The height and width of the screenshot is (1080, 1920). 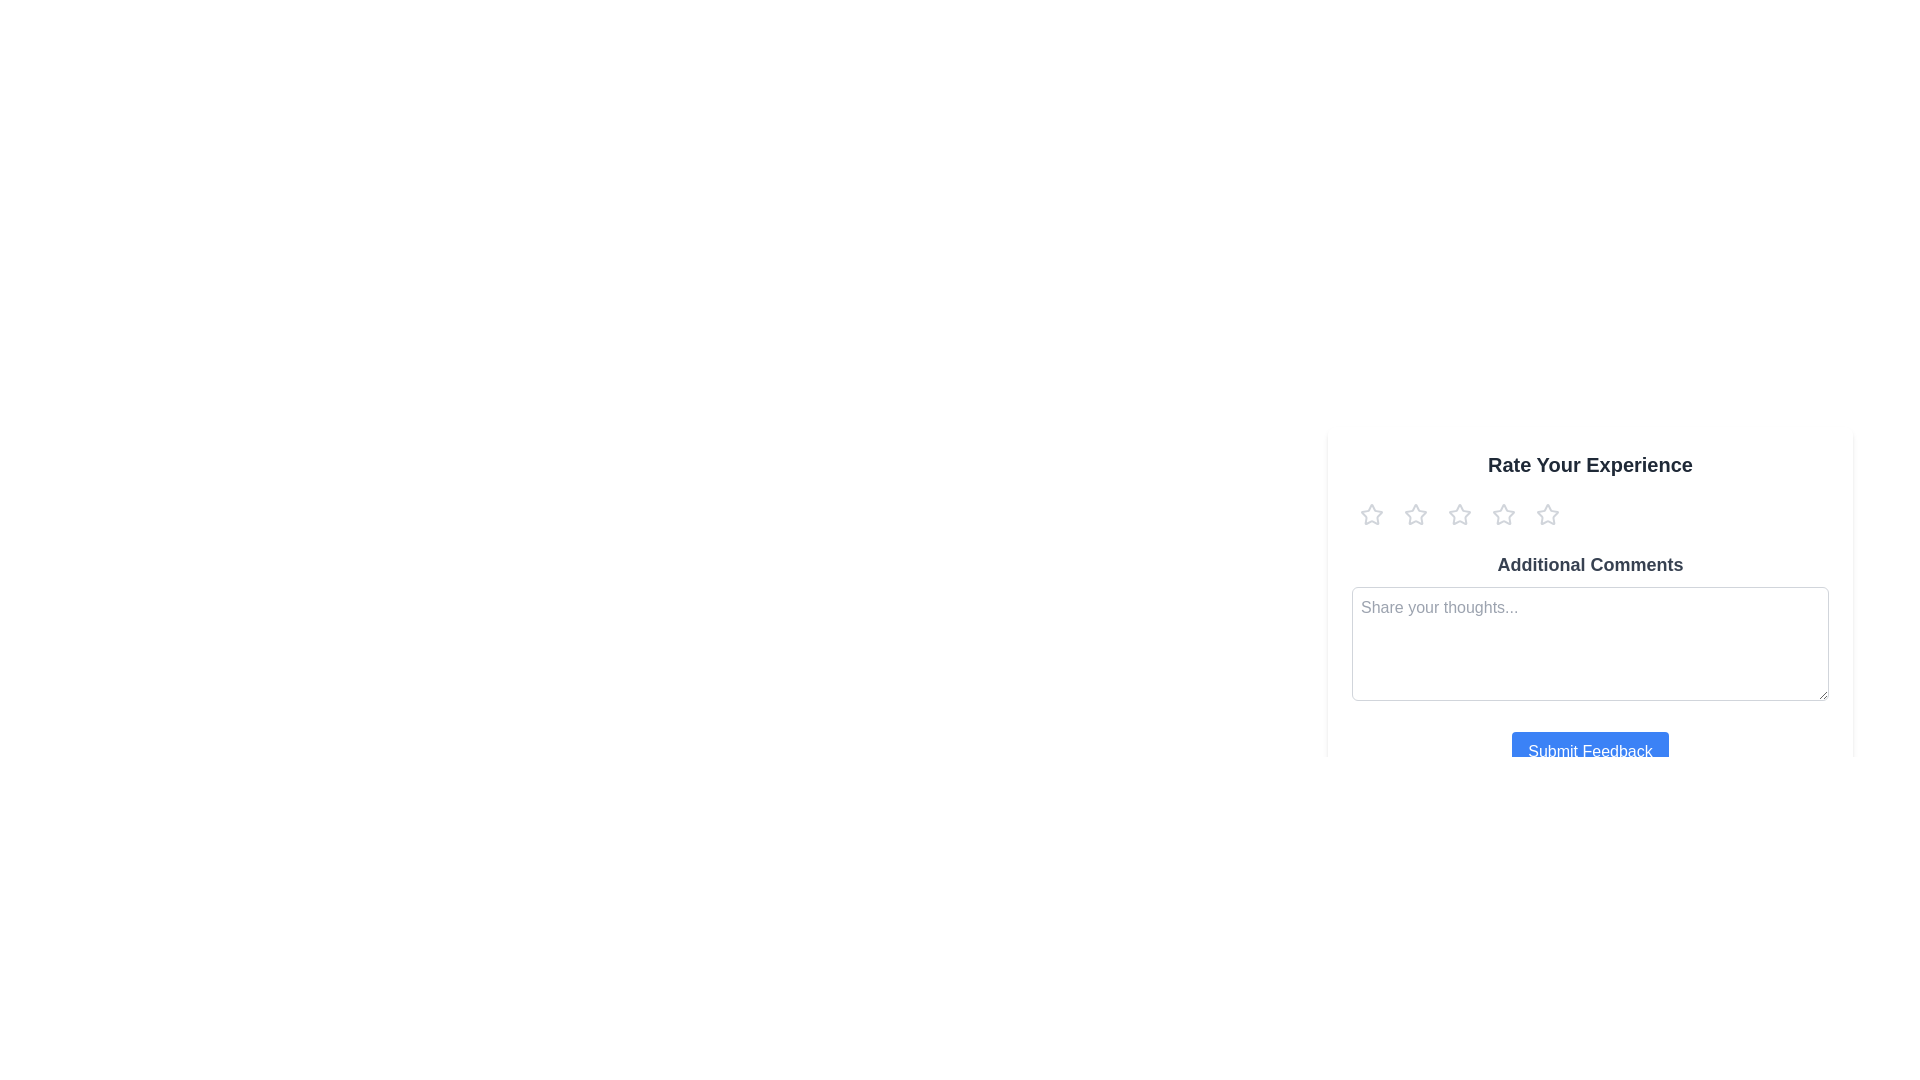 What do you see at coordinates (1459, 514) in the screenshot?
I see `the third rating star icon located below the 'Rate Your Experience' heading` at bounding box center [1459, 514].